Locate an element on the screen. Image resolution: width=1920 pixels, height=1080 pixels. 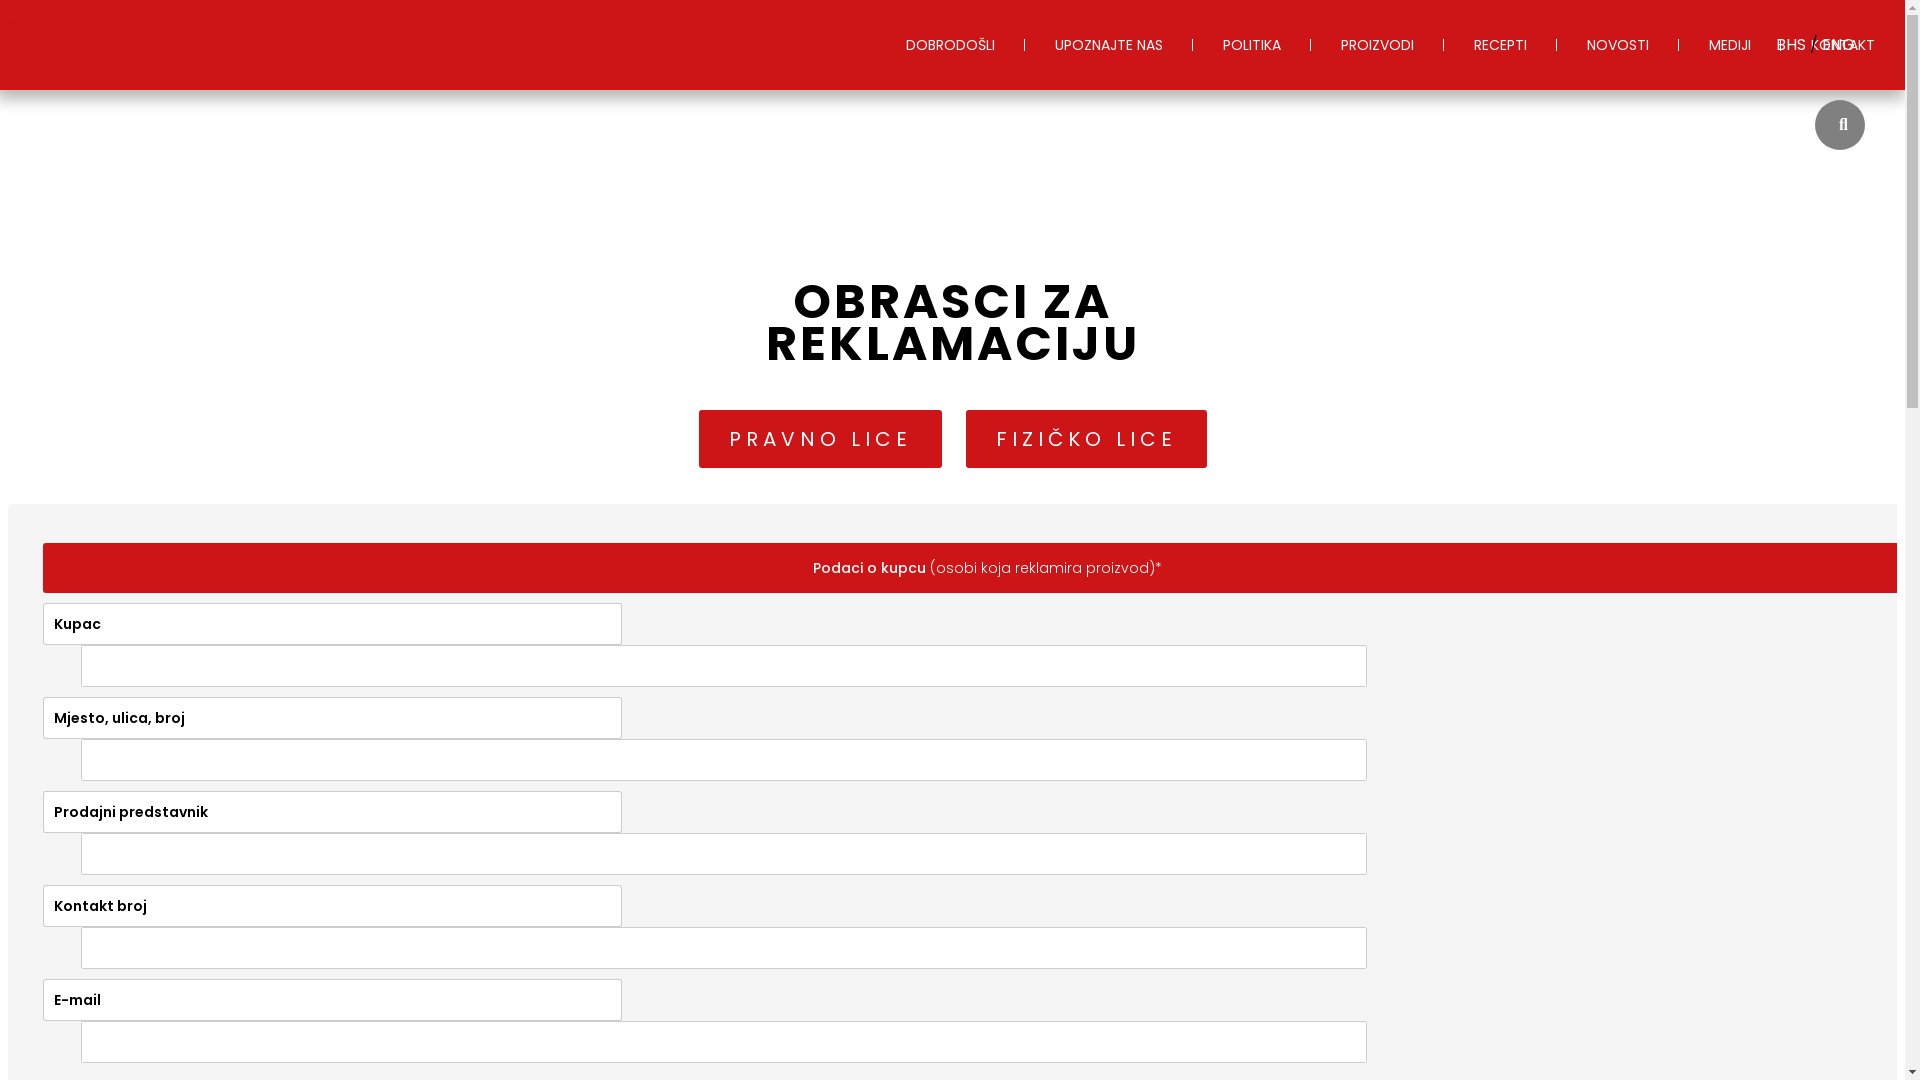
'ENG' is located at coordinates (1838, 44).